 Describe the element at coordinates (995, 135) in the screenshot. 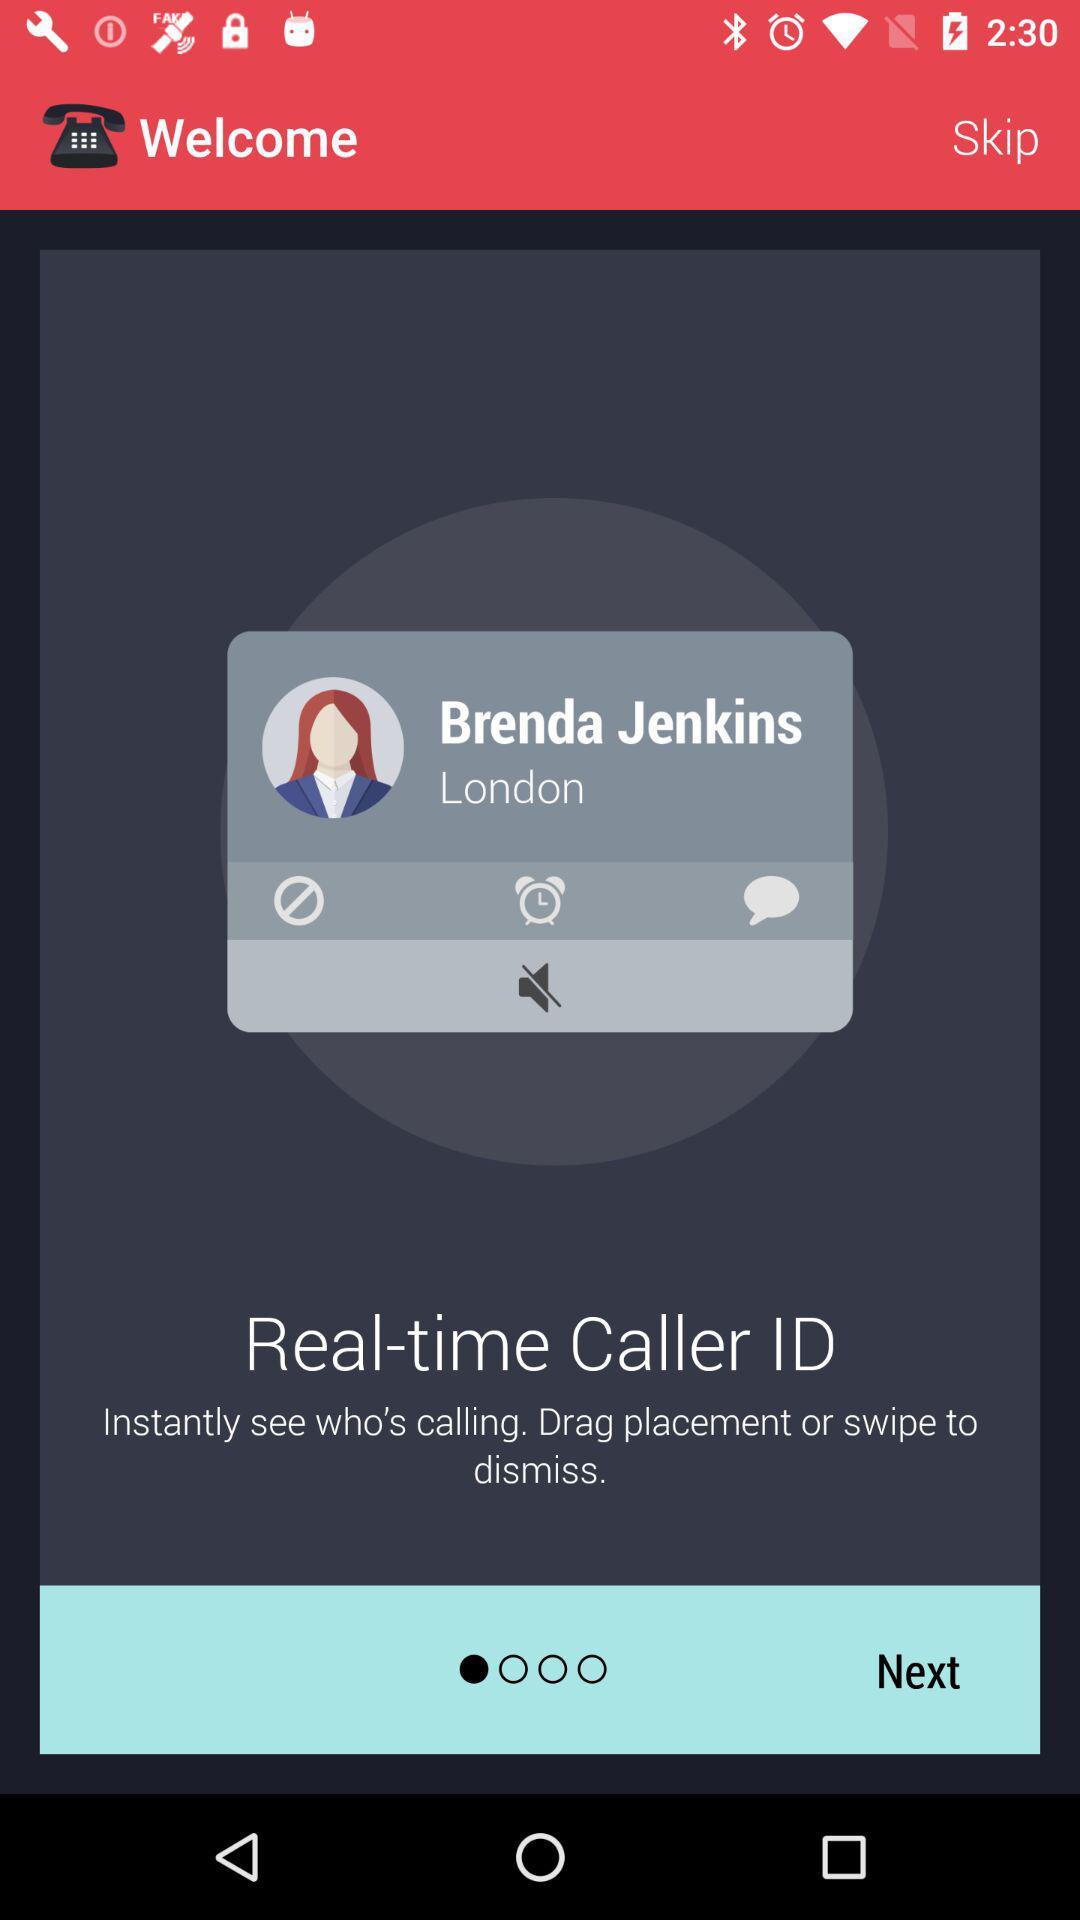

I see `the skip item` at that location.